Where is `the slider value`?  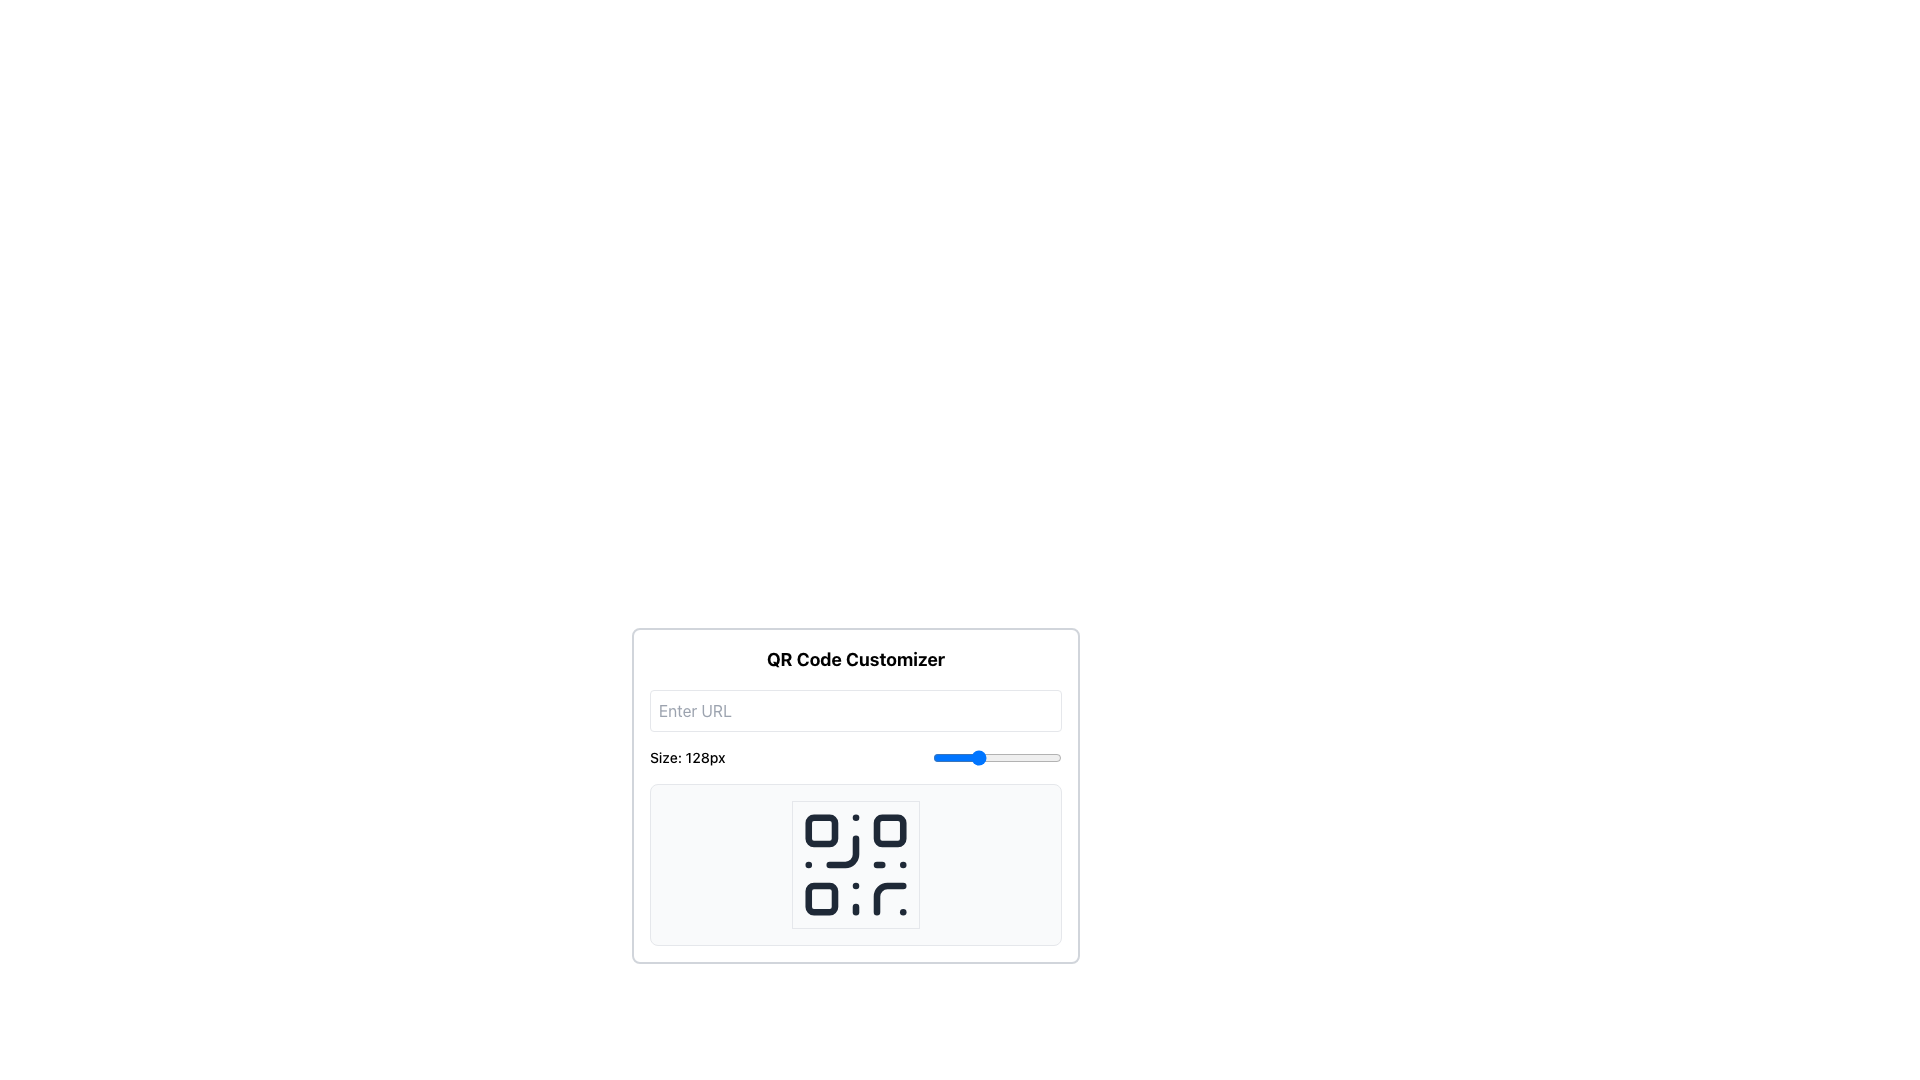 the slider value is located at coordinates (1051, 758).